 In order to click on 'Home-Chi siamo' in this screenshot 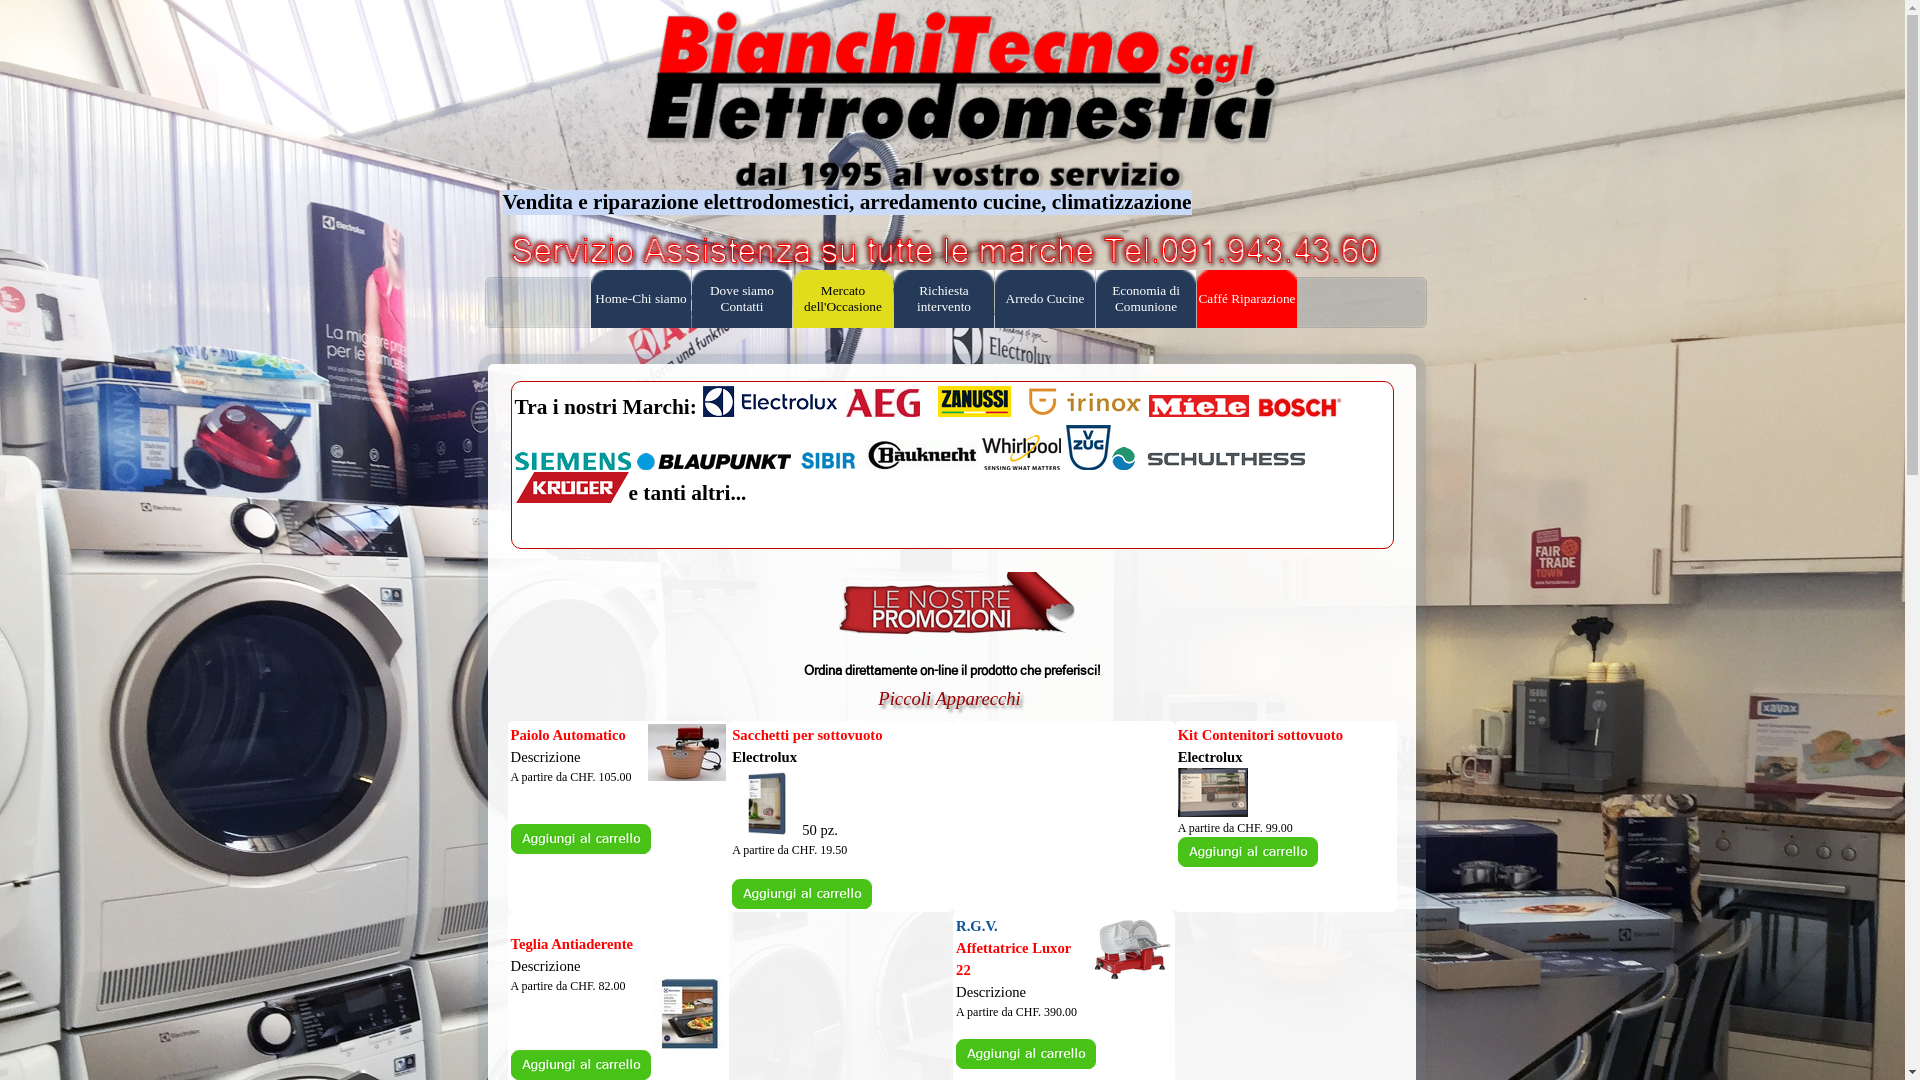, I will do `click(641, 299)`.